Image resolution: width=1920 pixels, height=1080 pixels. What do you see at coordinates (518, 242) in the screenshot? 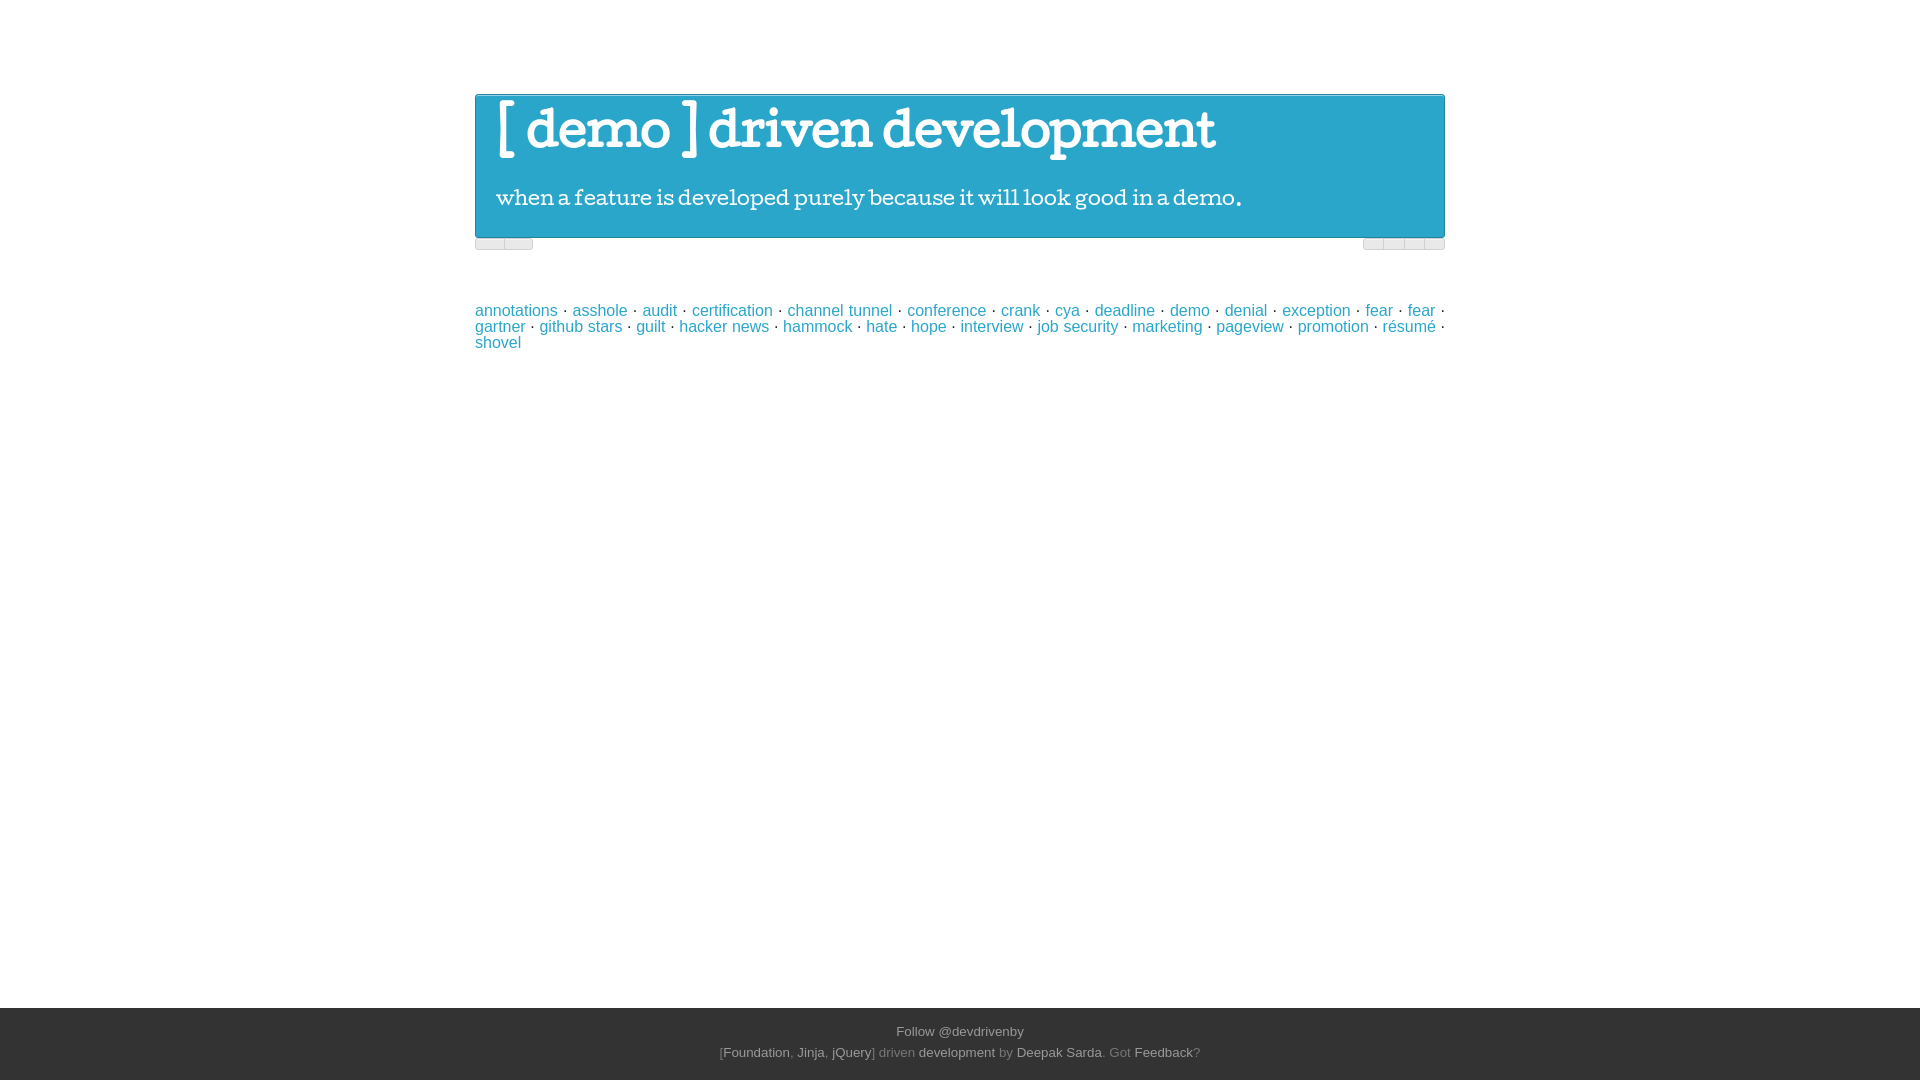
I see `'next'` at bounding box center [518, 242].